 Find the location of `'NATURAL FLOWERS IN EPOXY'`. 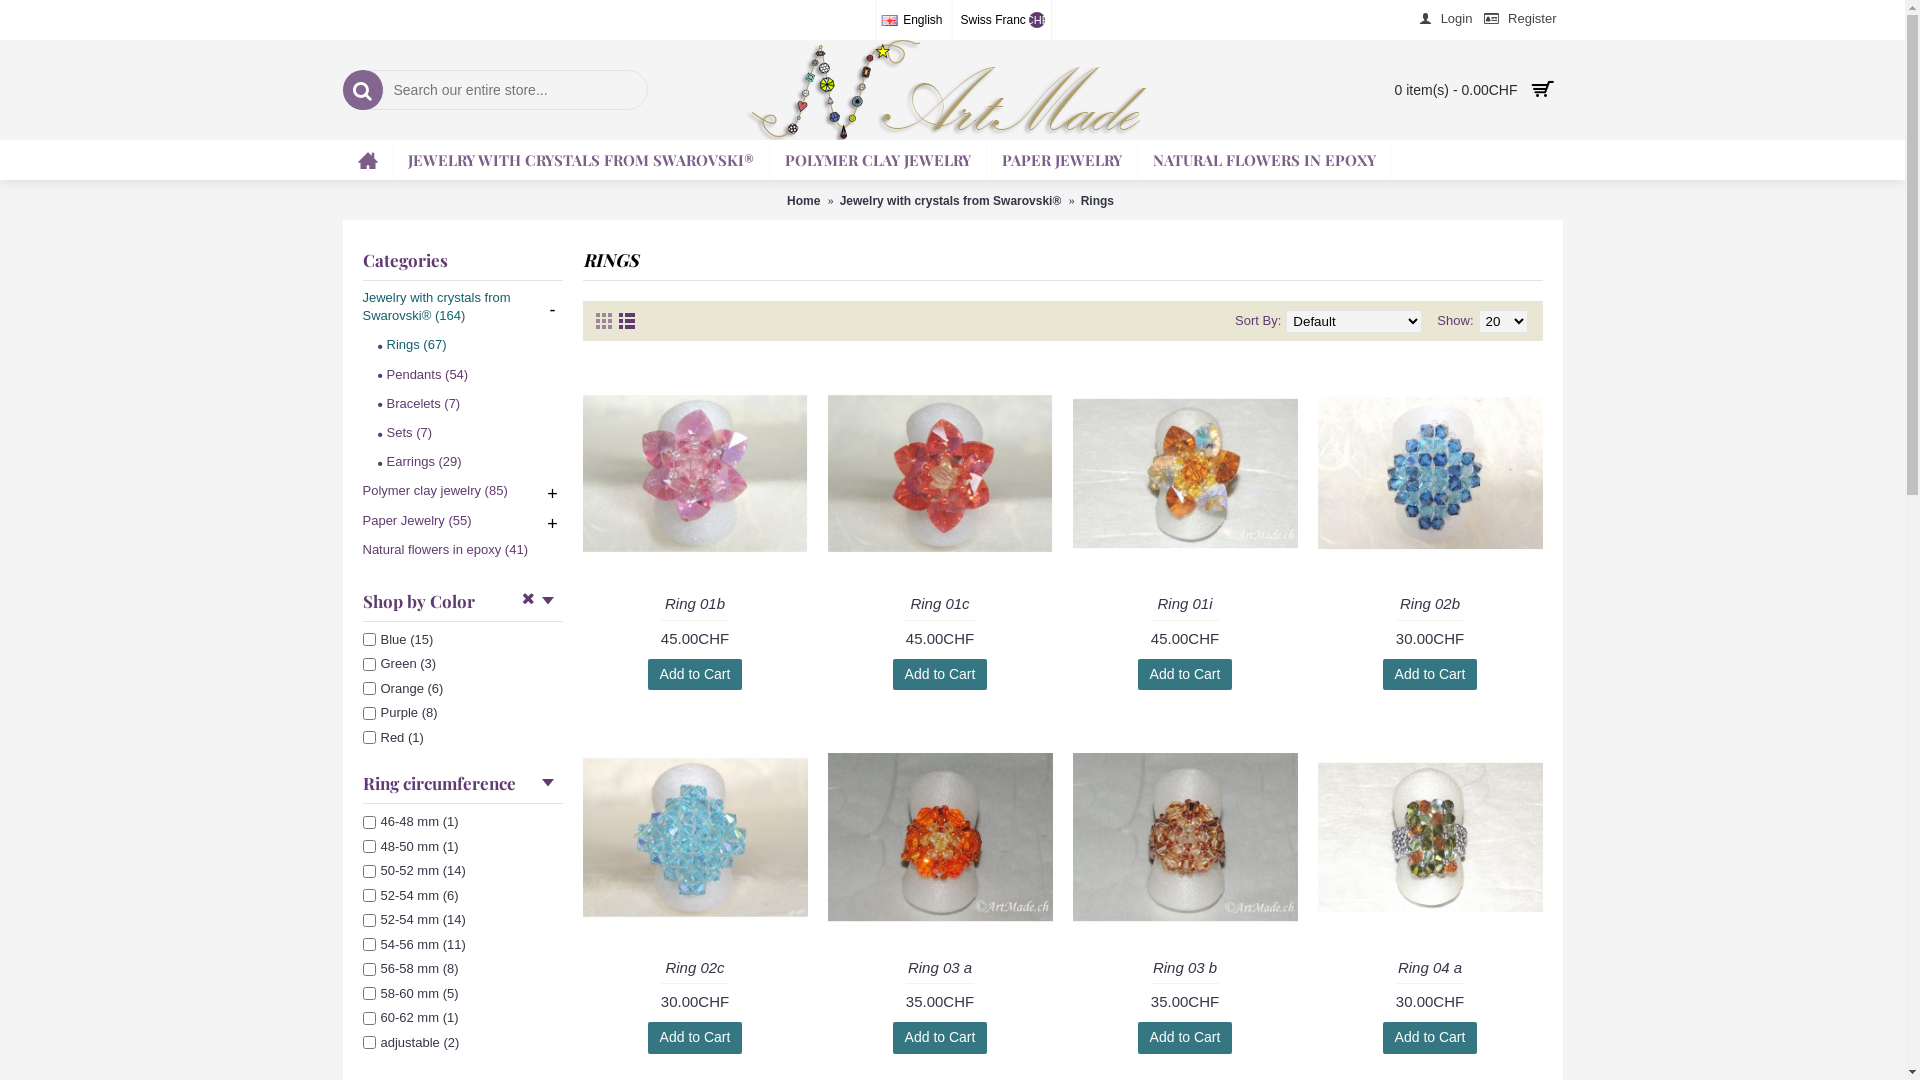

'NATURAL FLOWERS IN EPOXY' is located at coordinates (1263, 158).